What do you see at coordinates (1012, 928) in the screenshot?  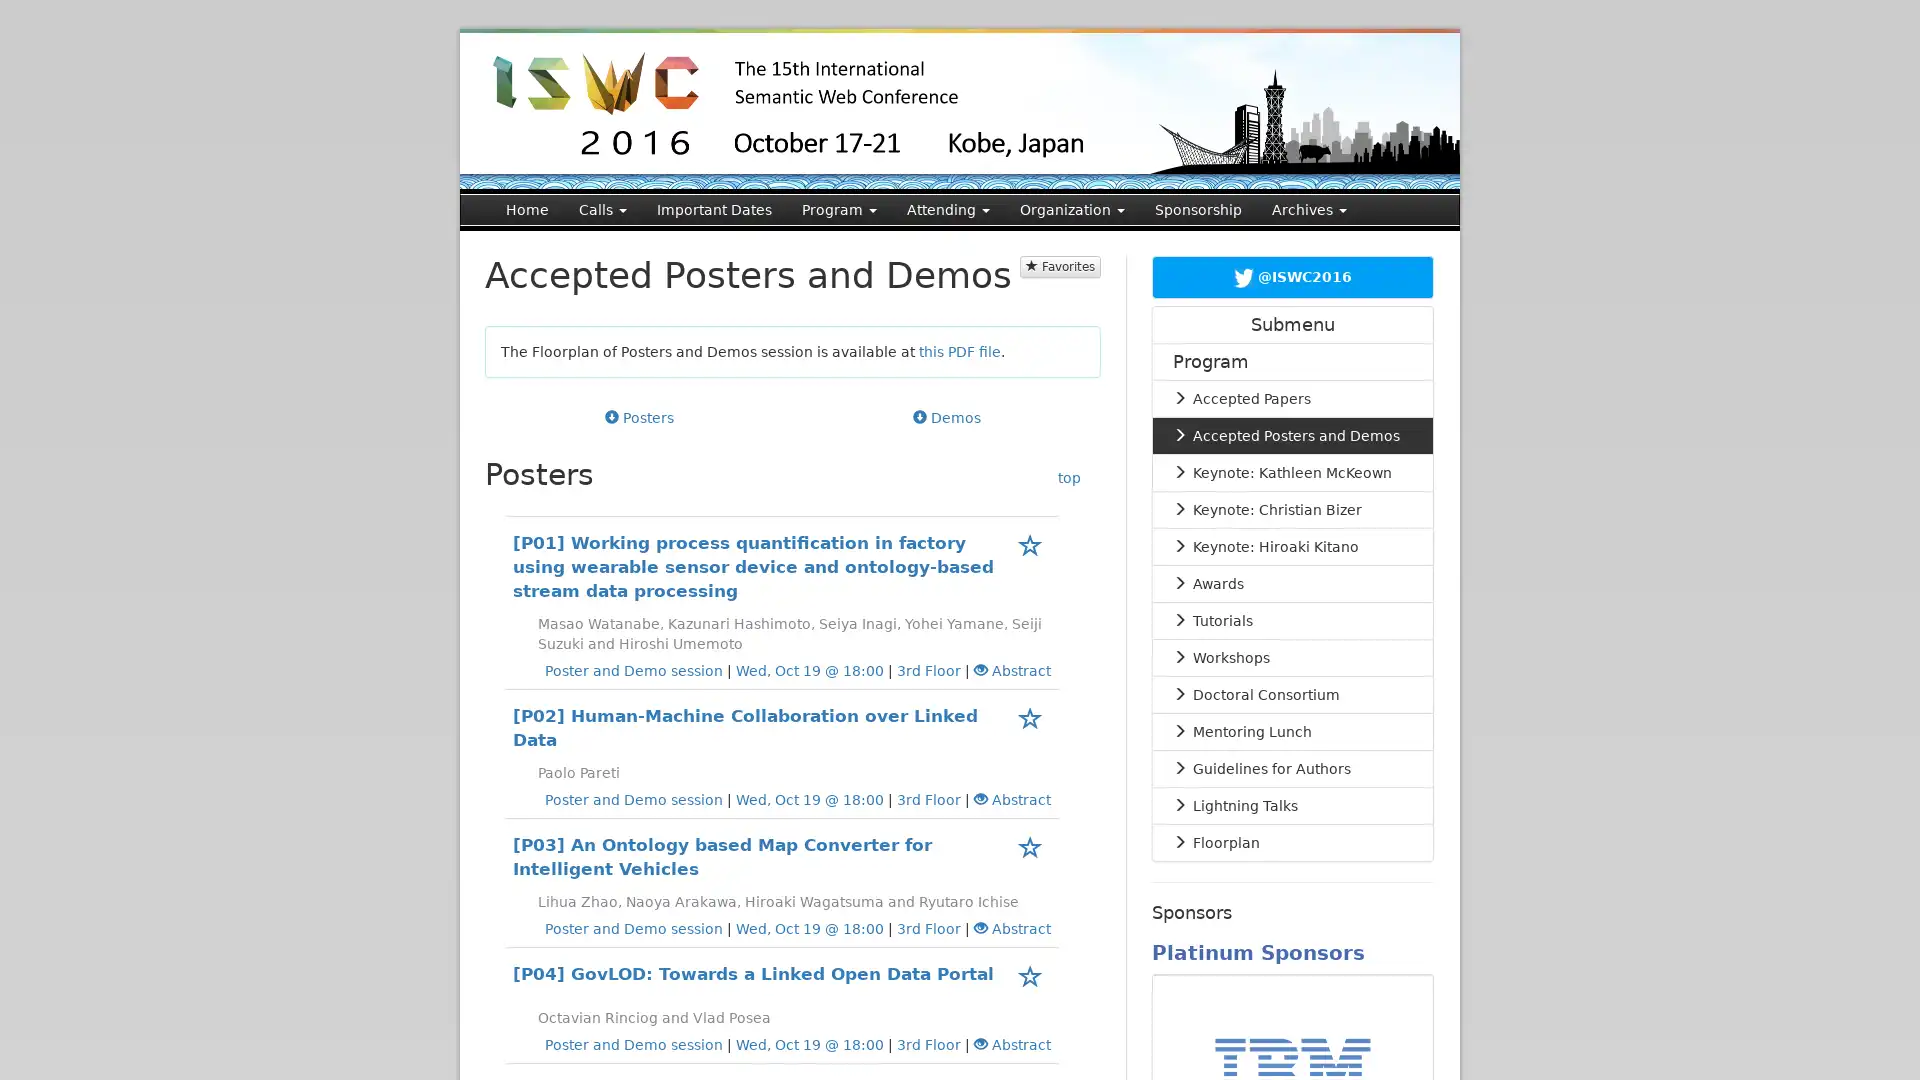 I see `Abstract` at bounding box center [1012, 928].